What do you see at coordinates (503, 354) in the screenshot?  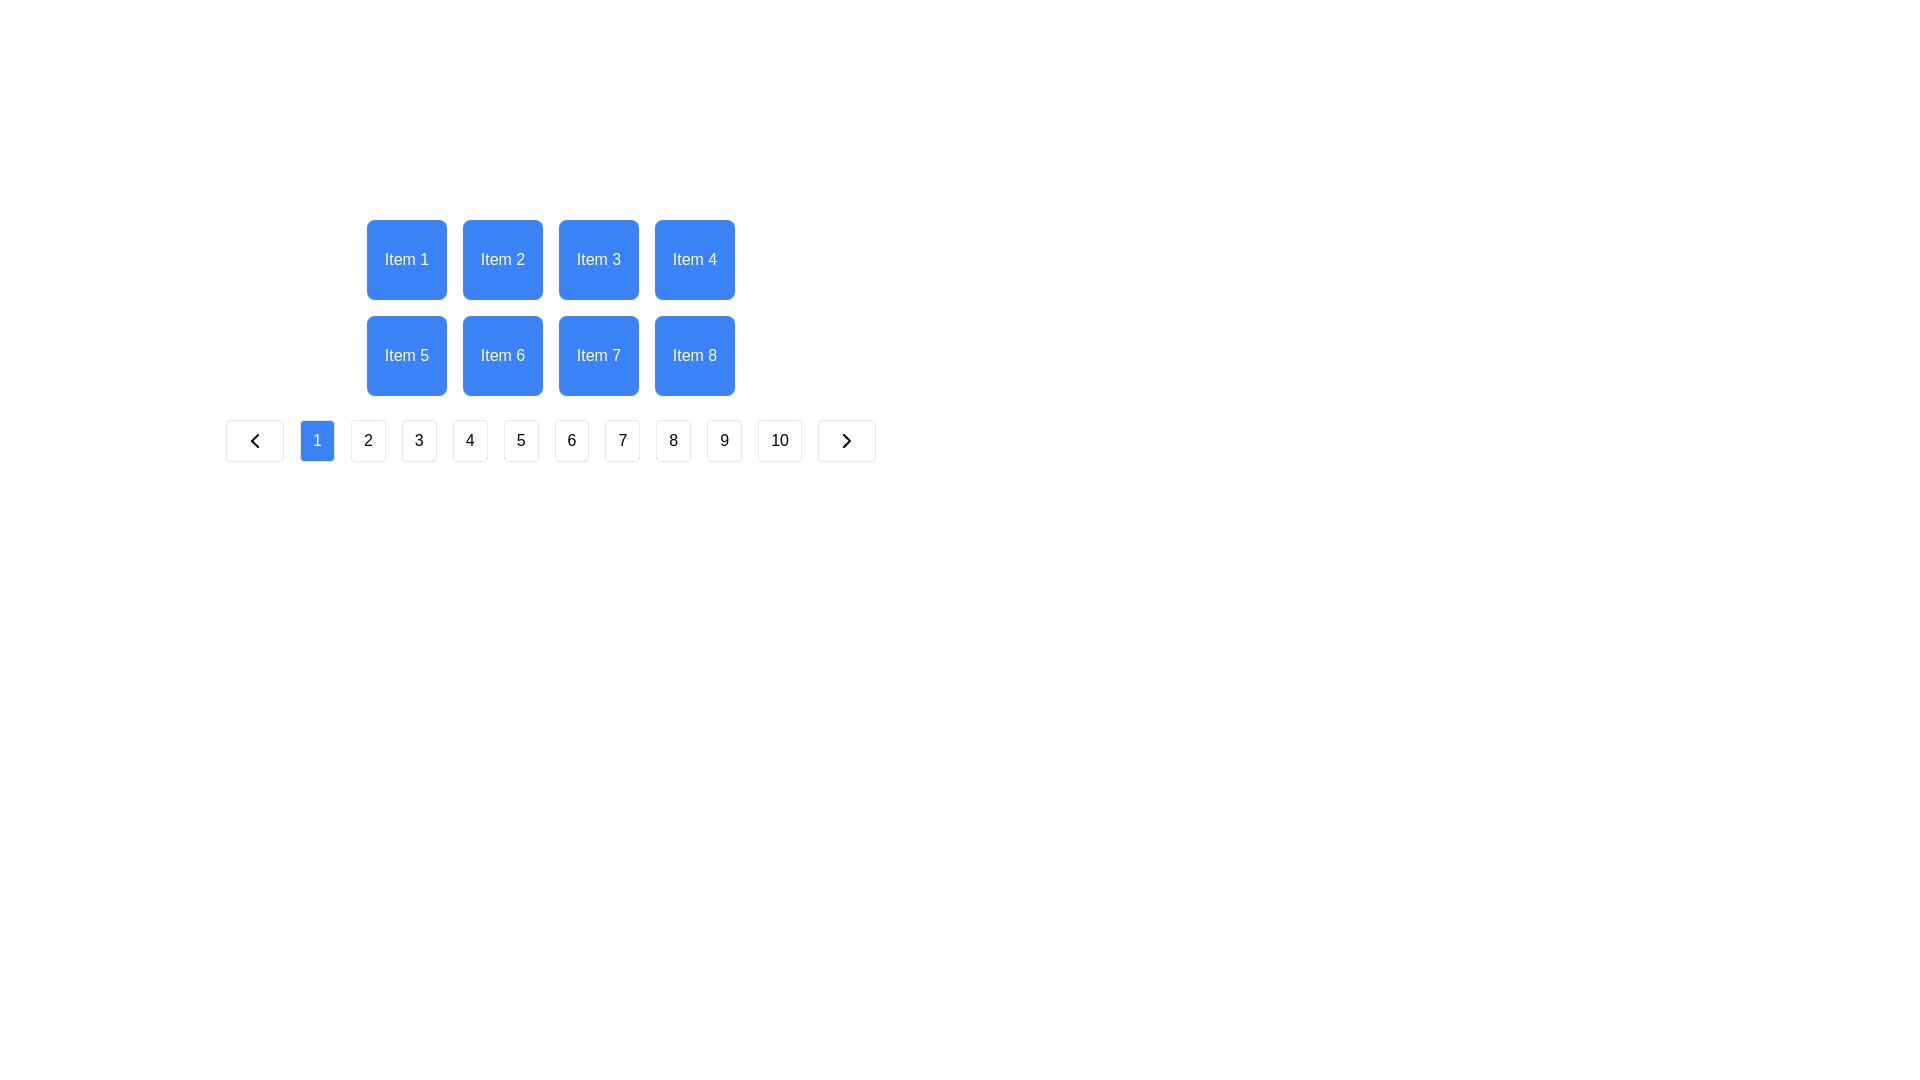 I see `the second item in the second row of a 4-column grid layout, which is a Button-like UI element` at bounding box center [503, 354].